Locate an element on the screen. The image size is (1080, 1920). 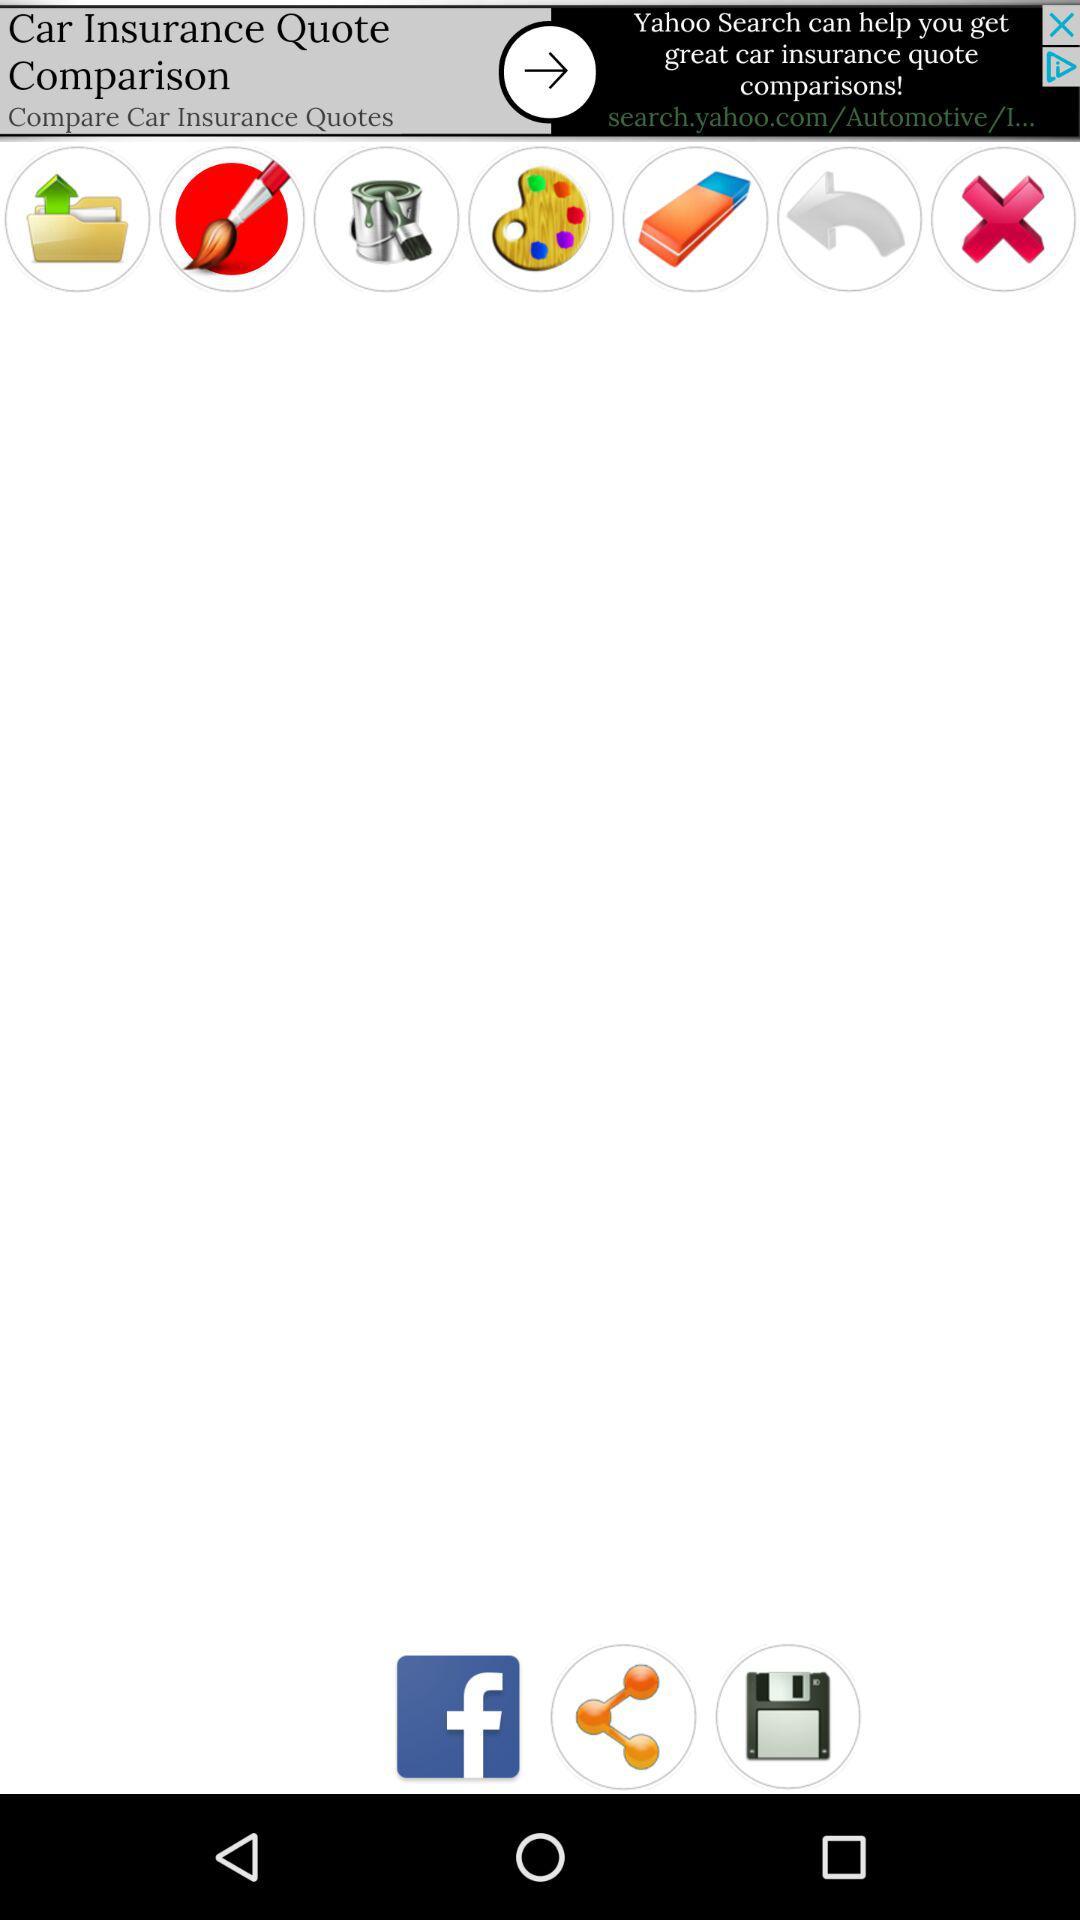
the folder icon is located at coordinates (76, 234).